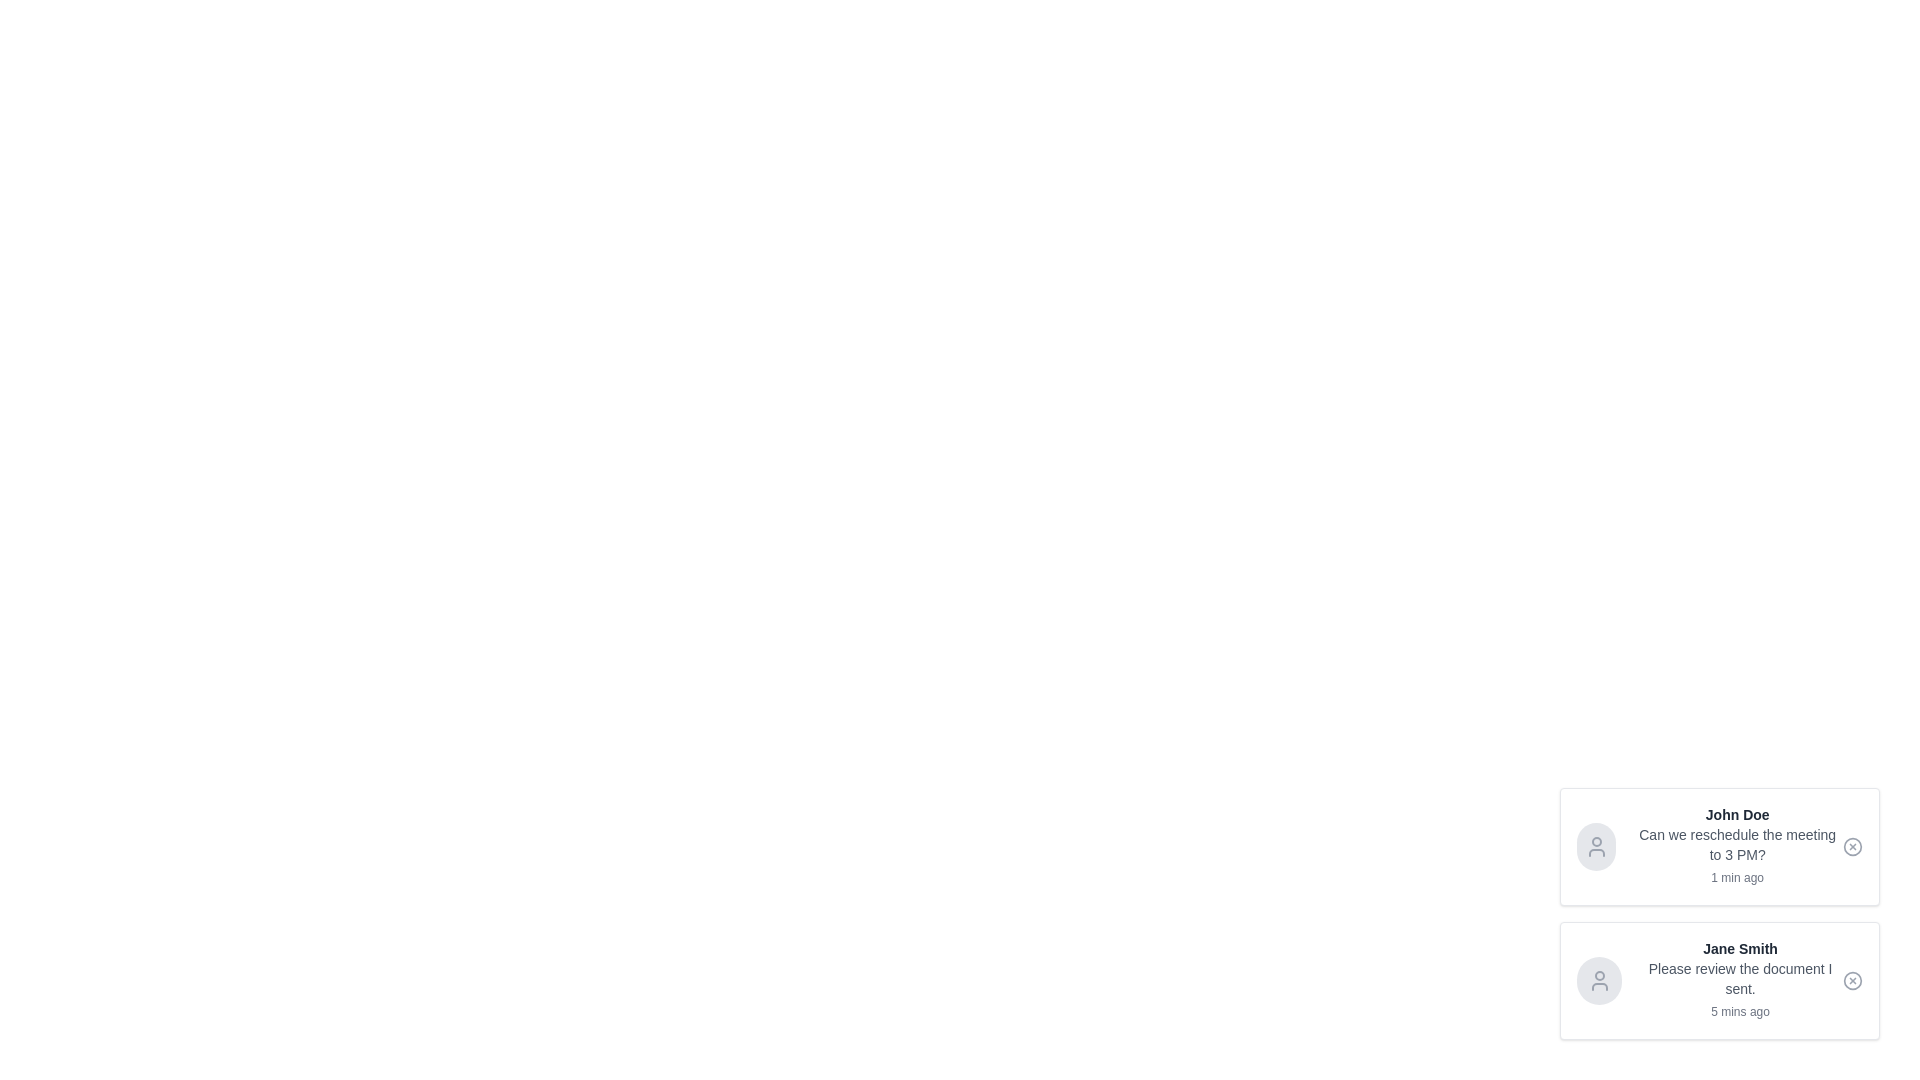 This screenshot has height=1080, width=1920. I want to click on the avatar of the notification for Jane Smith, so click(1598, 979).